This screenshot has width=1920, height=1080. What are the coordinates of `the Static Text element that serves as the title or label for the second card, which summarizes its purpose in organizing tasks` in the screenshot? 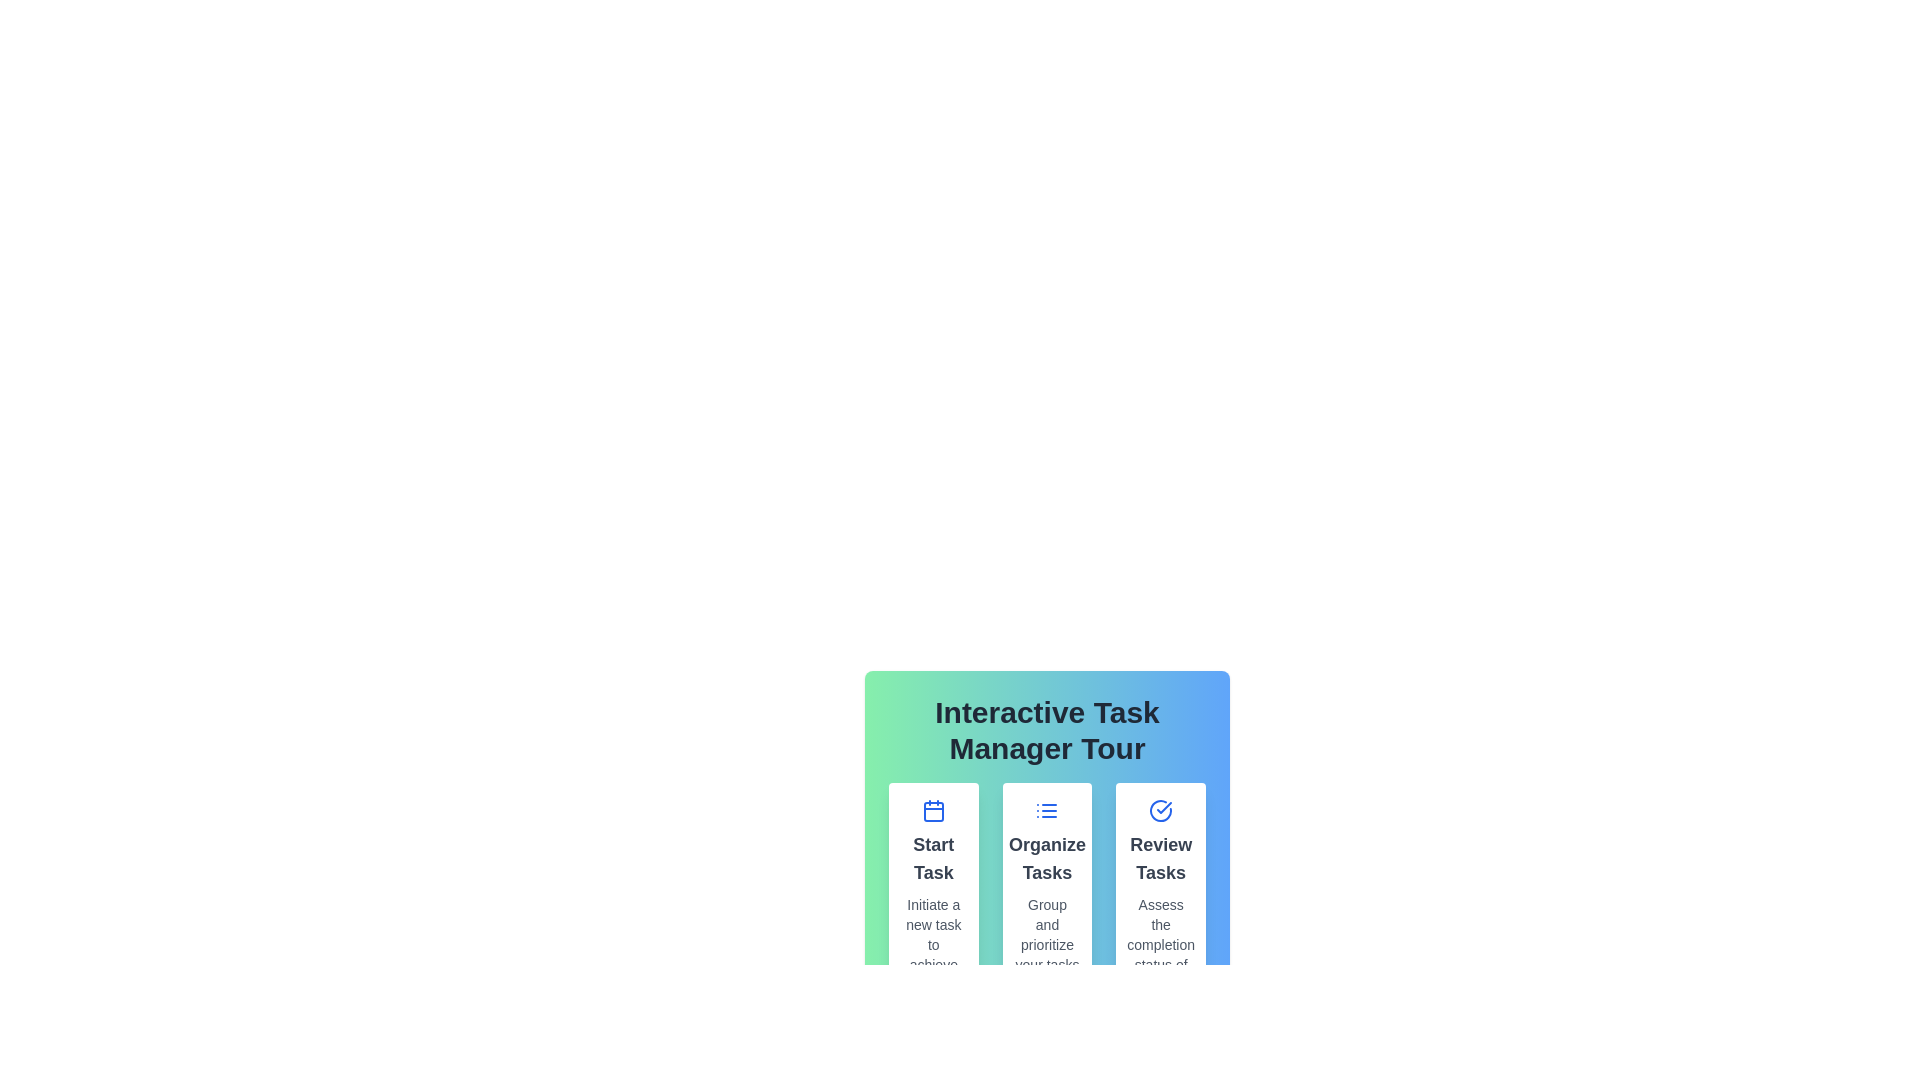 It's located at (1046, 858).